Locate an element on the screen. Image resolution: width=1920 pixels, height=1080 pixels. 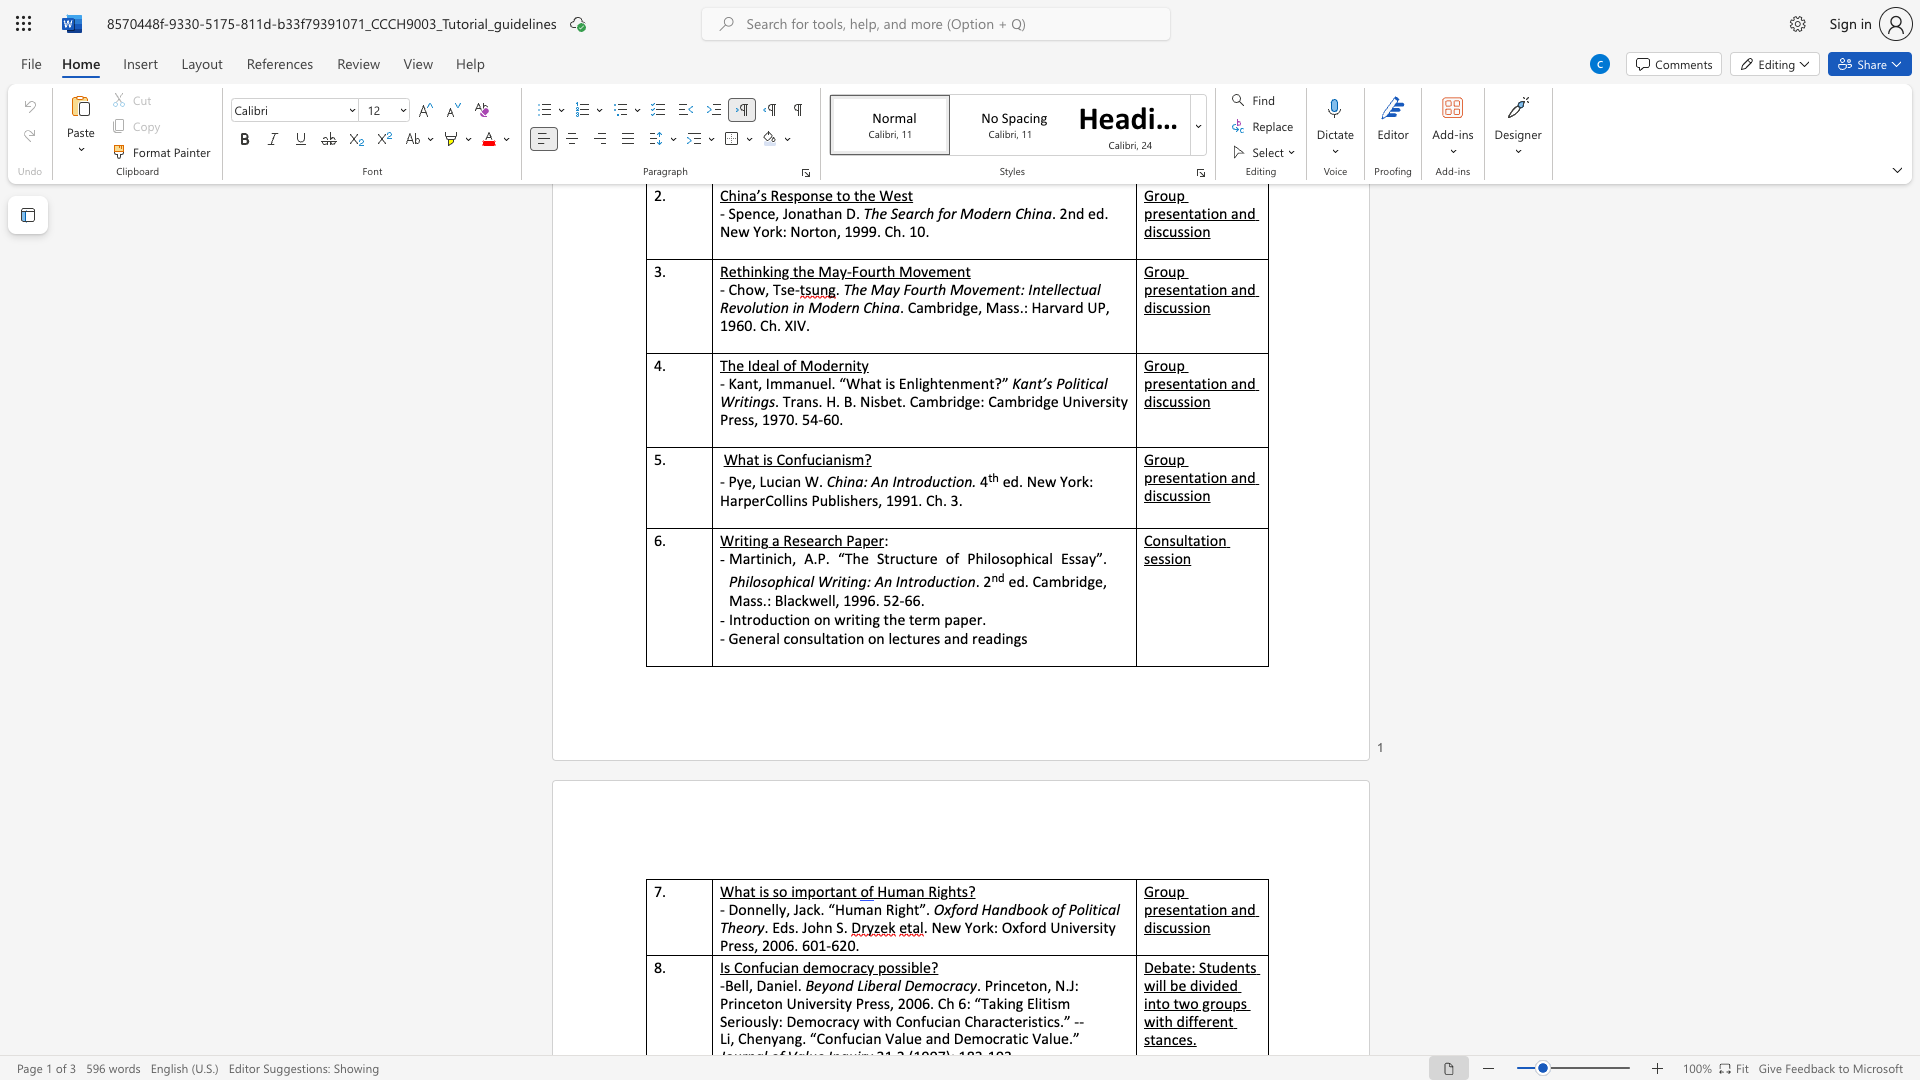
the subset text "nsultation s" within the text "Consultation session" is located at coordinates (1161, 540).